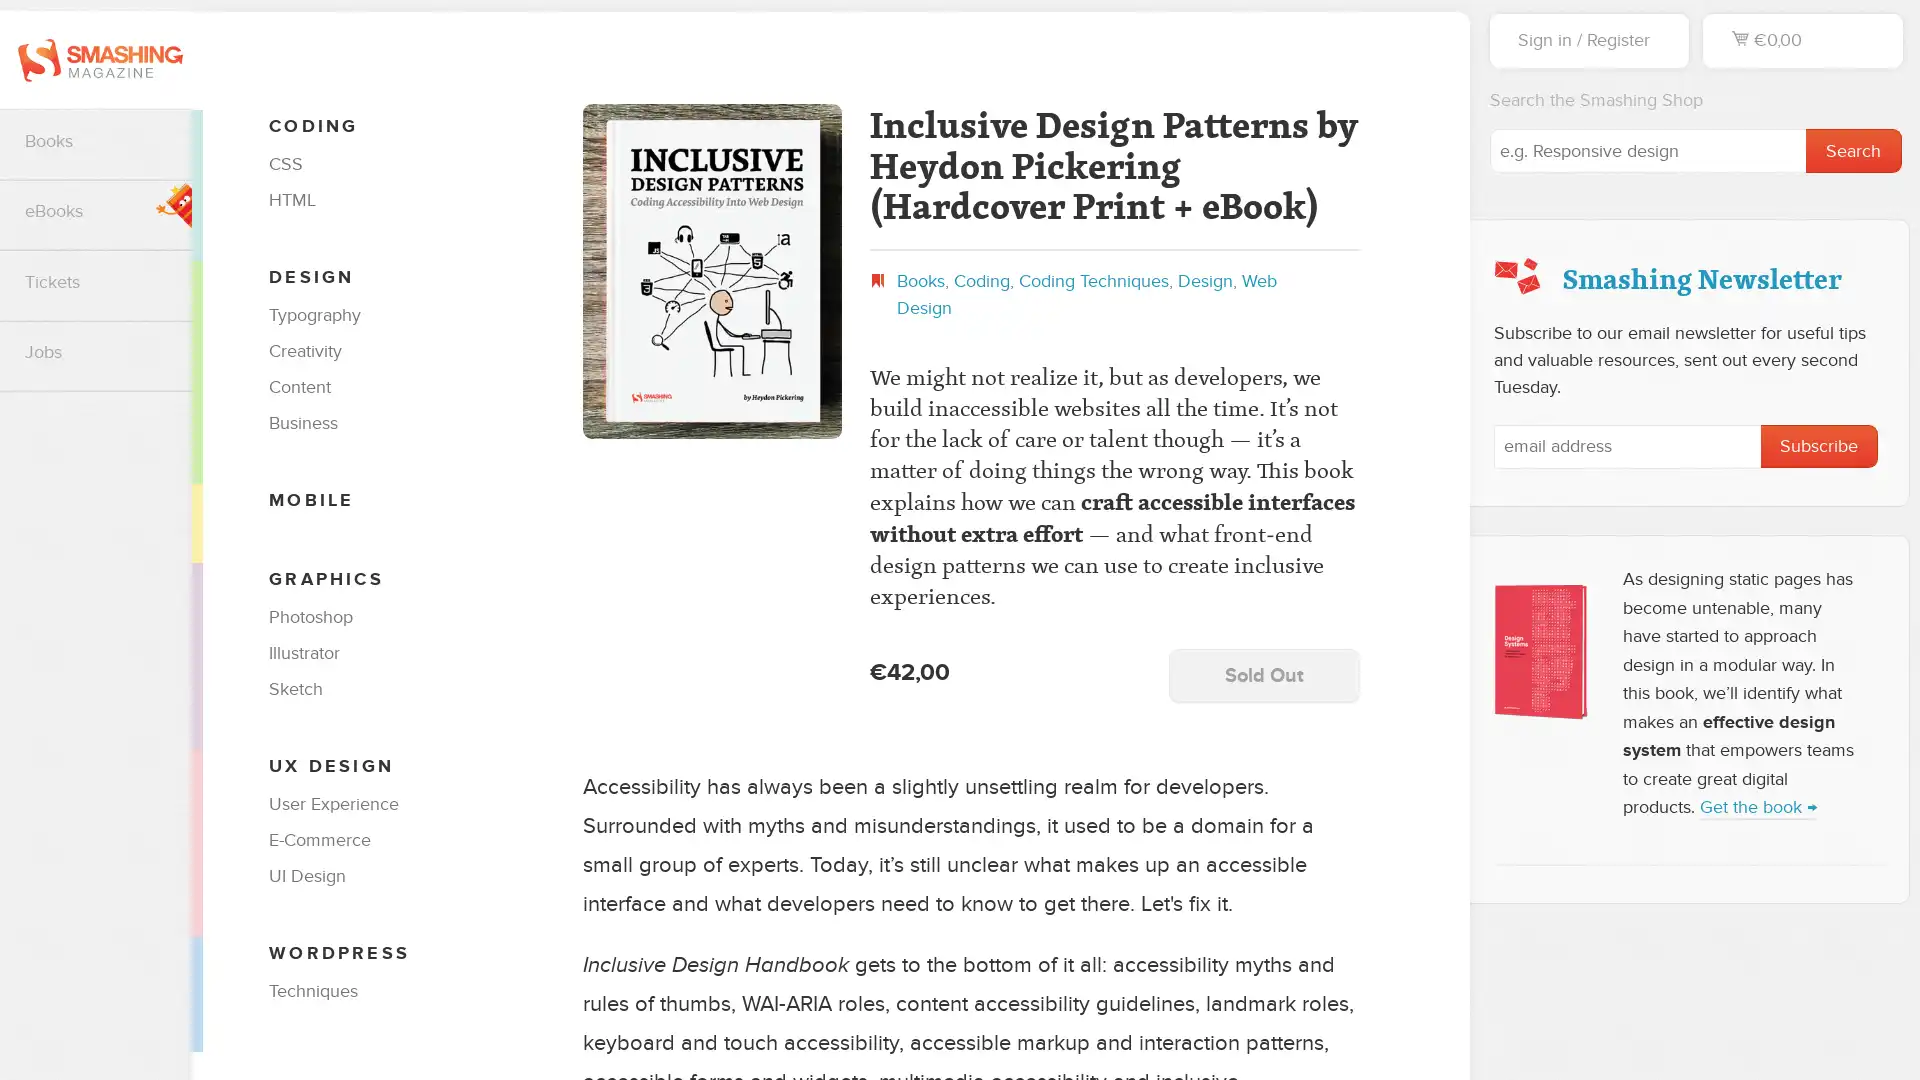 This screenshot has height=1080, width=1920. I want to click on Search, so click(1852, 149).